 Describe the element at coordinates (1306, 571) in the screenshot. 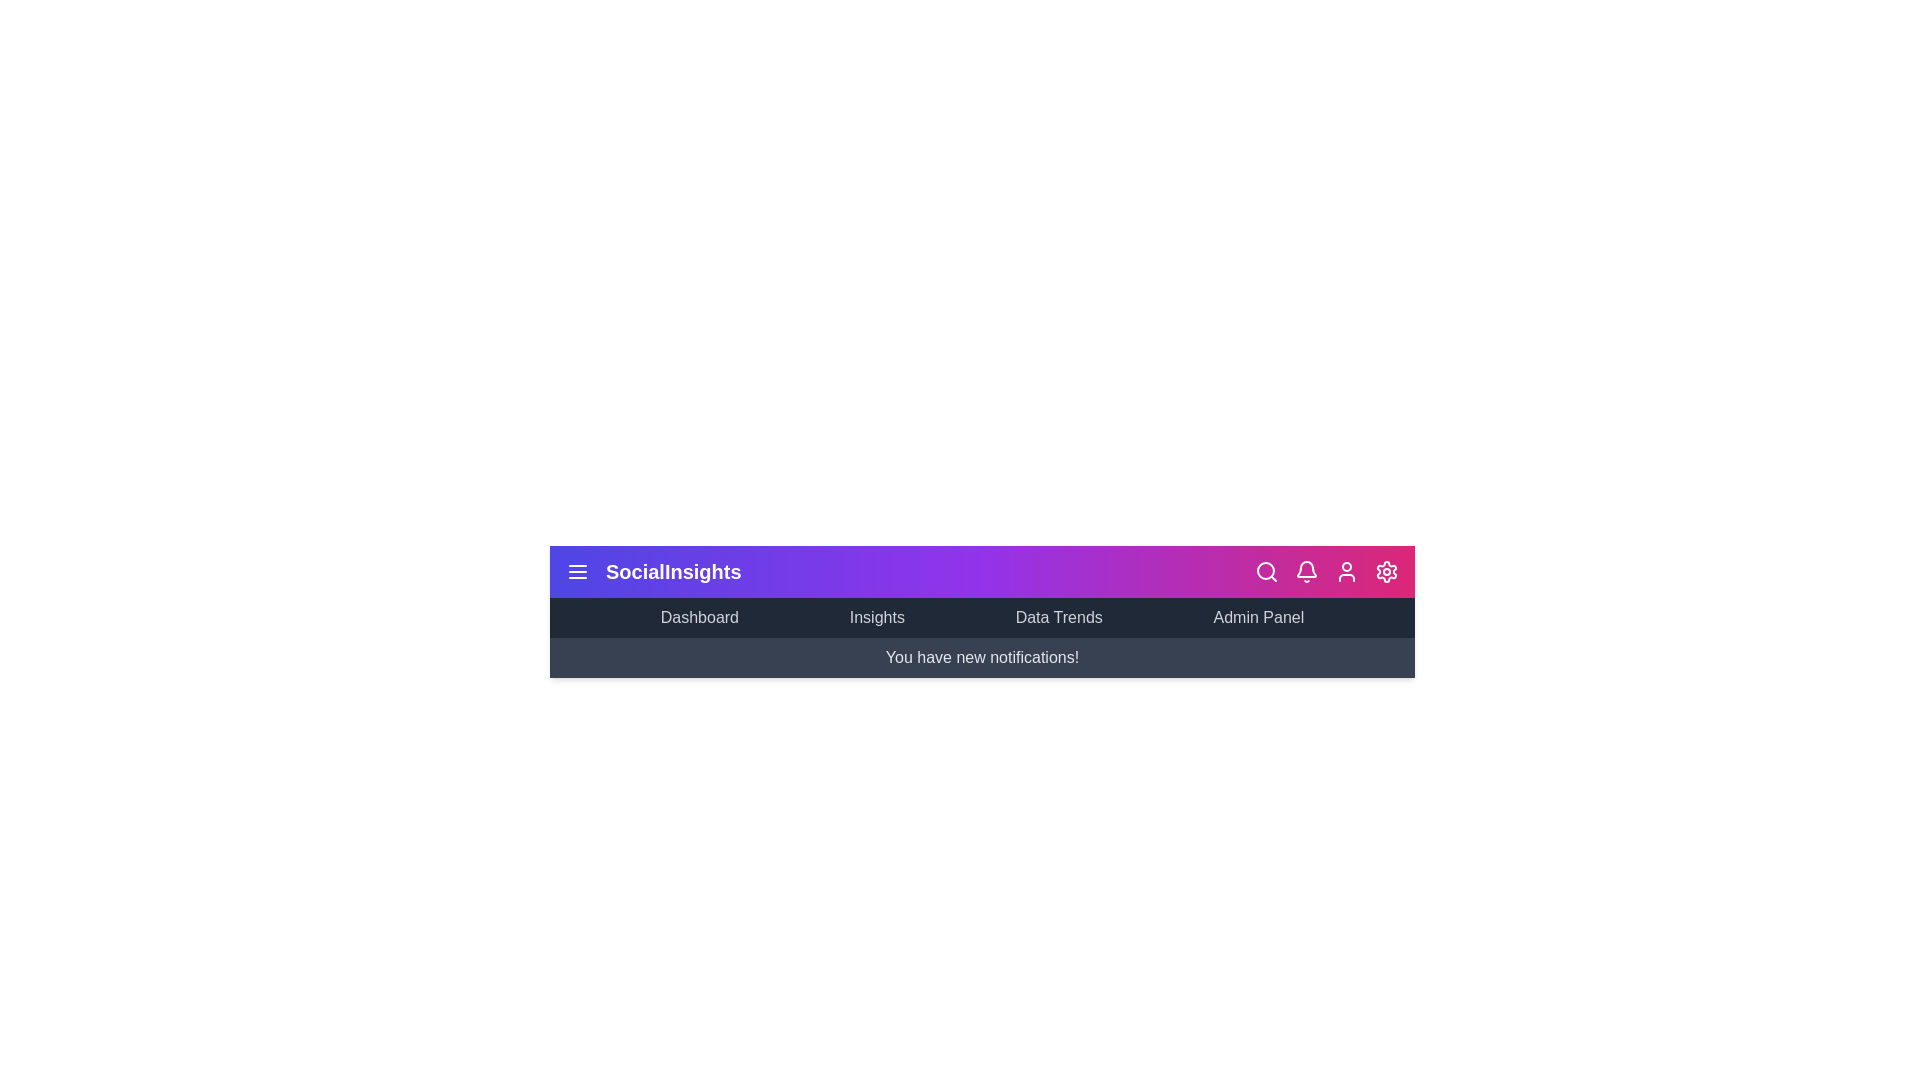

I see `the bell icon to toggle the notification panel visibility` at that location.